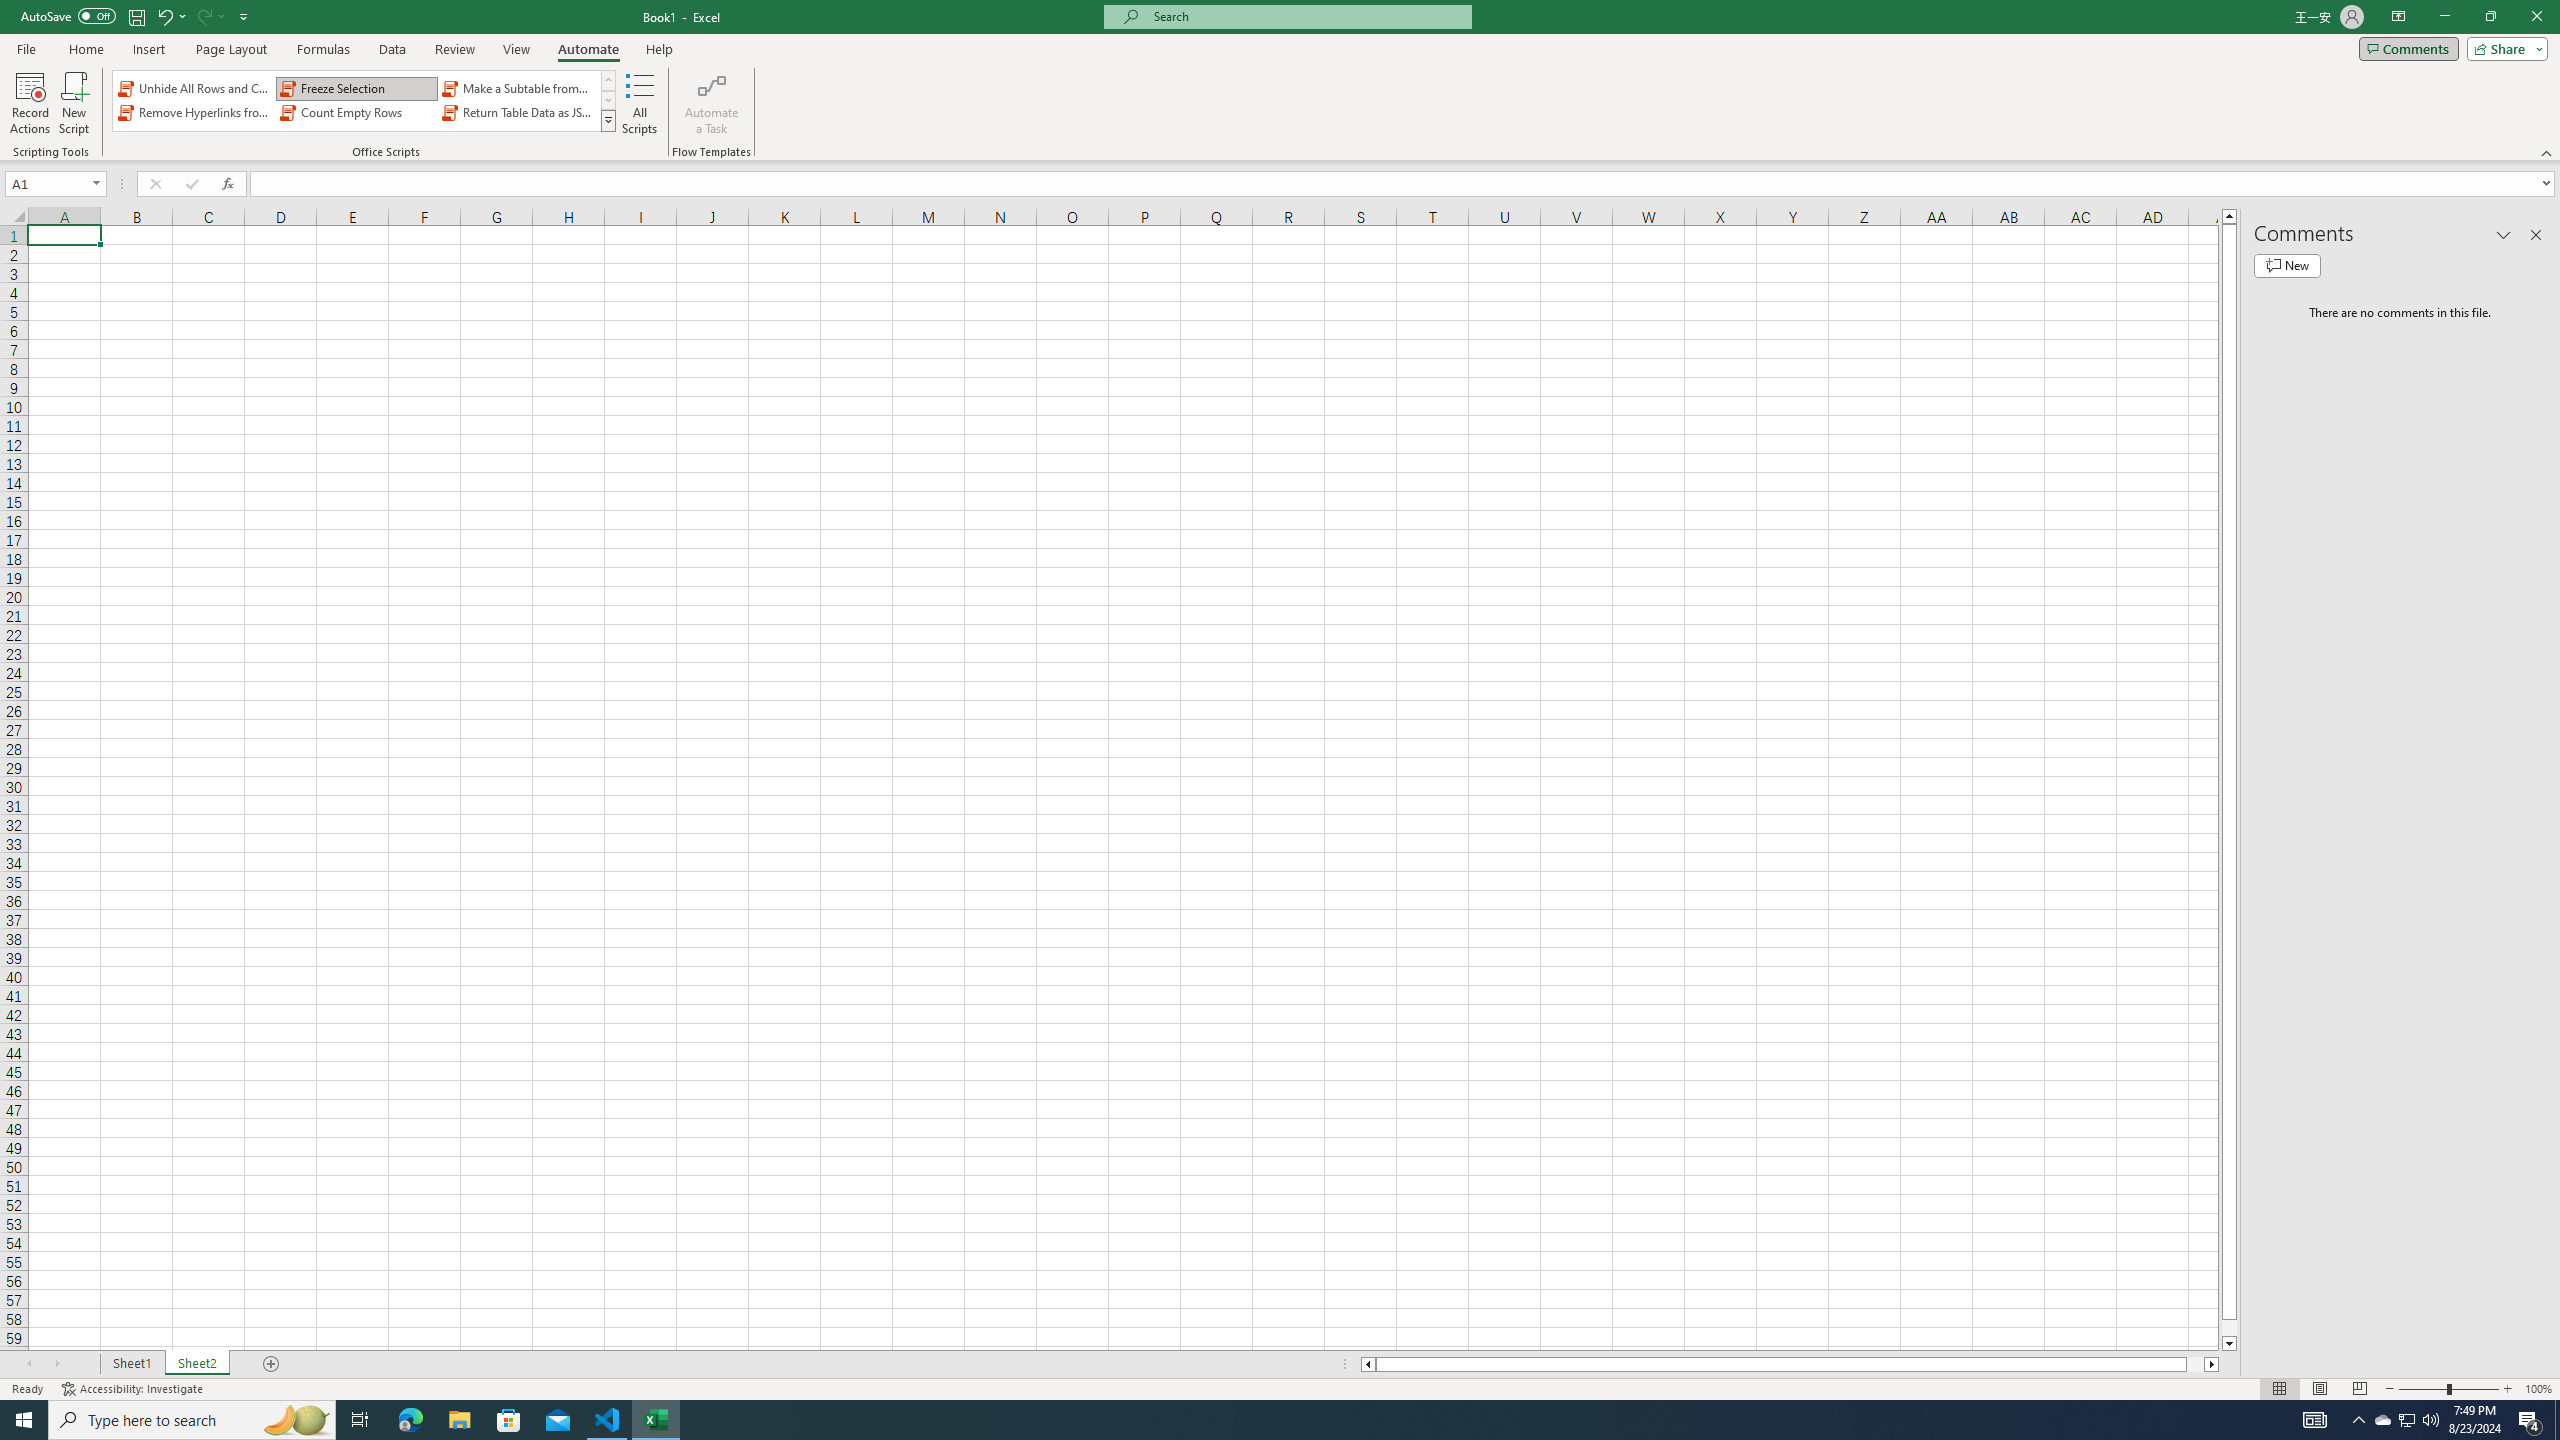 The image size is (2560, 1440). I want to click on 'Remove Hyperlinks from Sheet', so click(195, 112).